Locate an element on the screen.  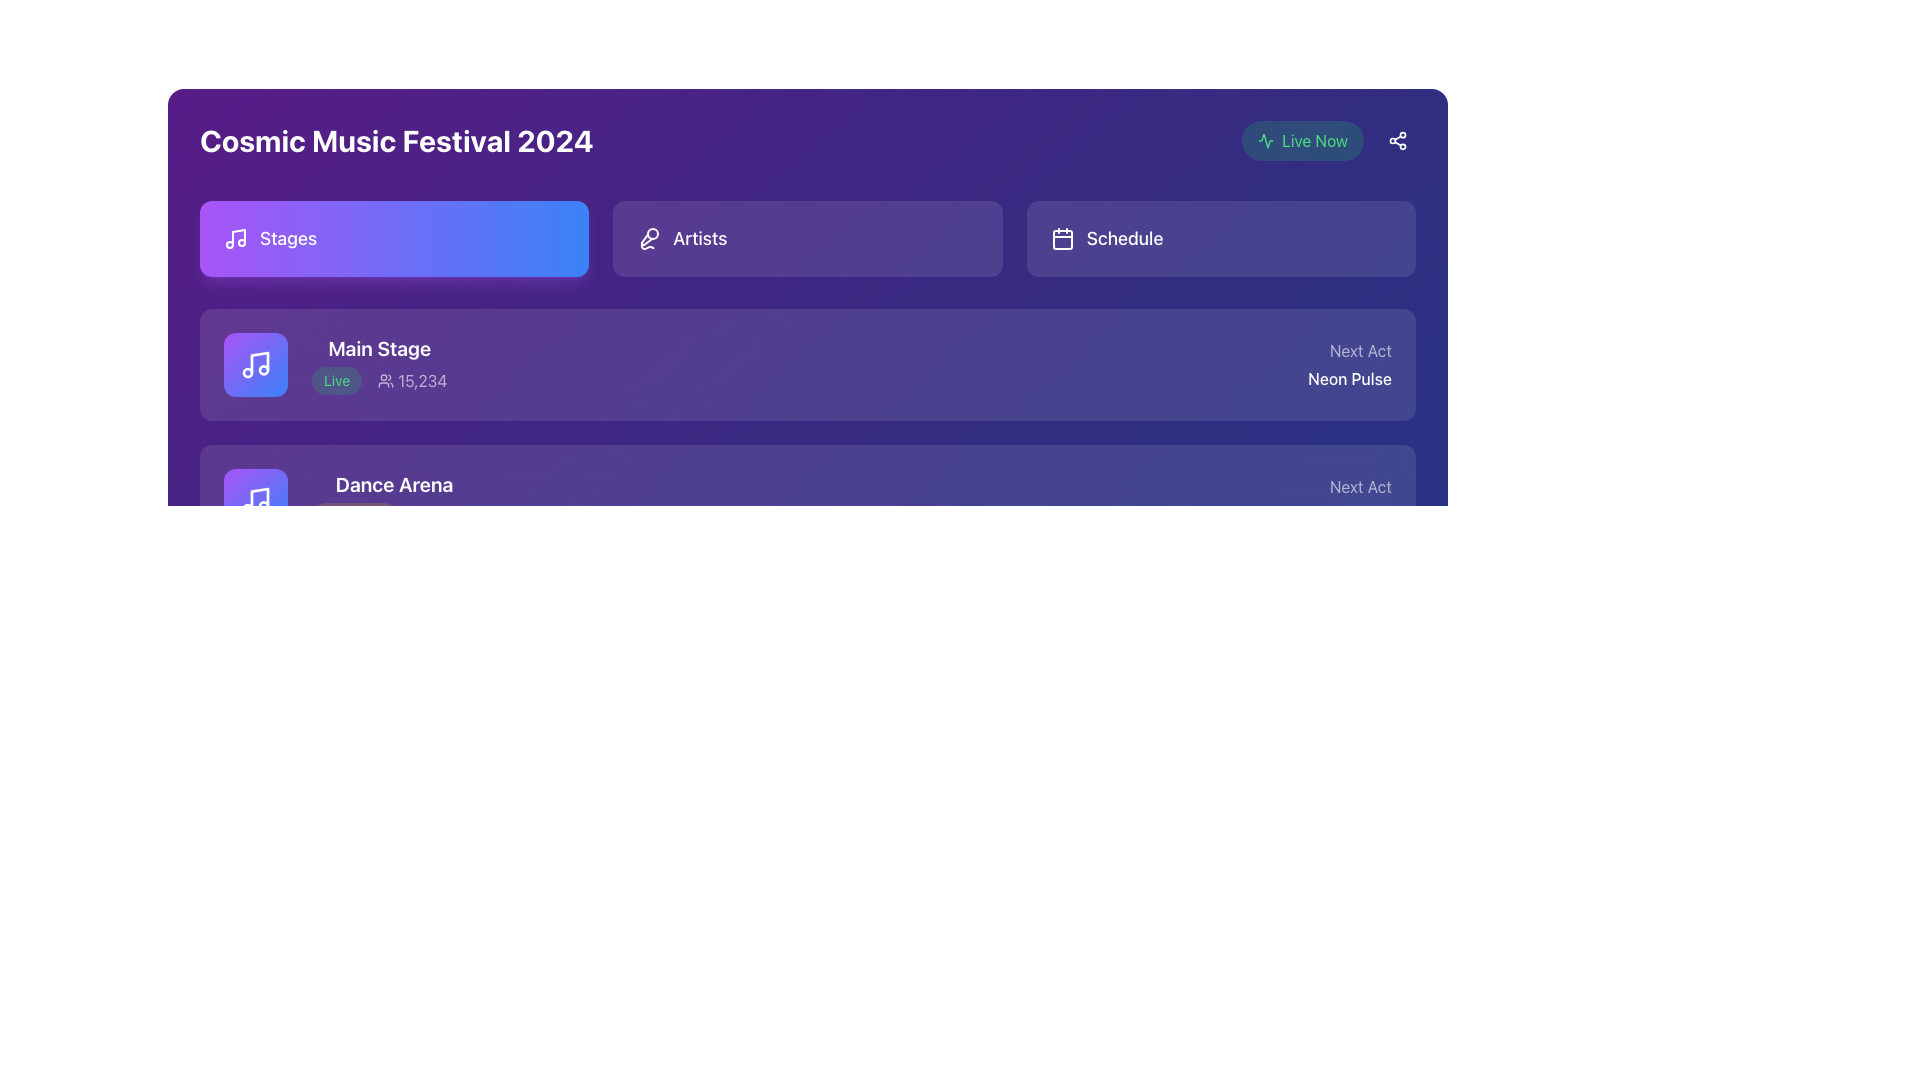
the 'Main Stage' icon located in the purple-to-blue gradient rectangle, positioned to the left of the 'Main Stage' text is located at coordinates (254, 365).